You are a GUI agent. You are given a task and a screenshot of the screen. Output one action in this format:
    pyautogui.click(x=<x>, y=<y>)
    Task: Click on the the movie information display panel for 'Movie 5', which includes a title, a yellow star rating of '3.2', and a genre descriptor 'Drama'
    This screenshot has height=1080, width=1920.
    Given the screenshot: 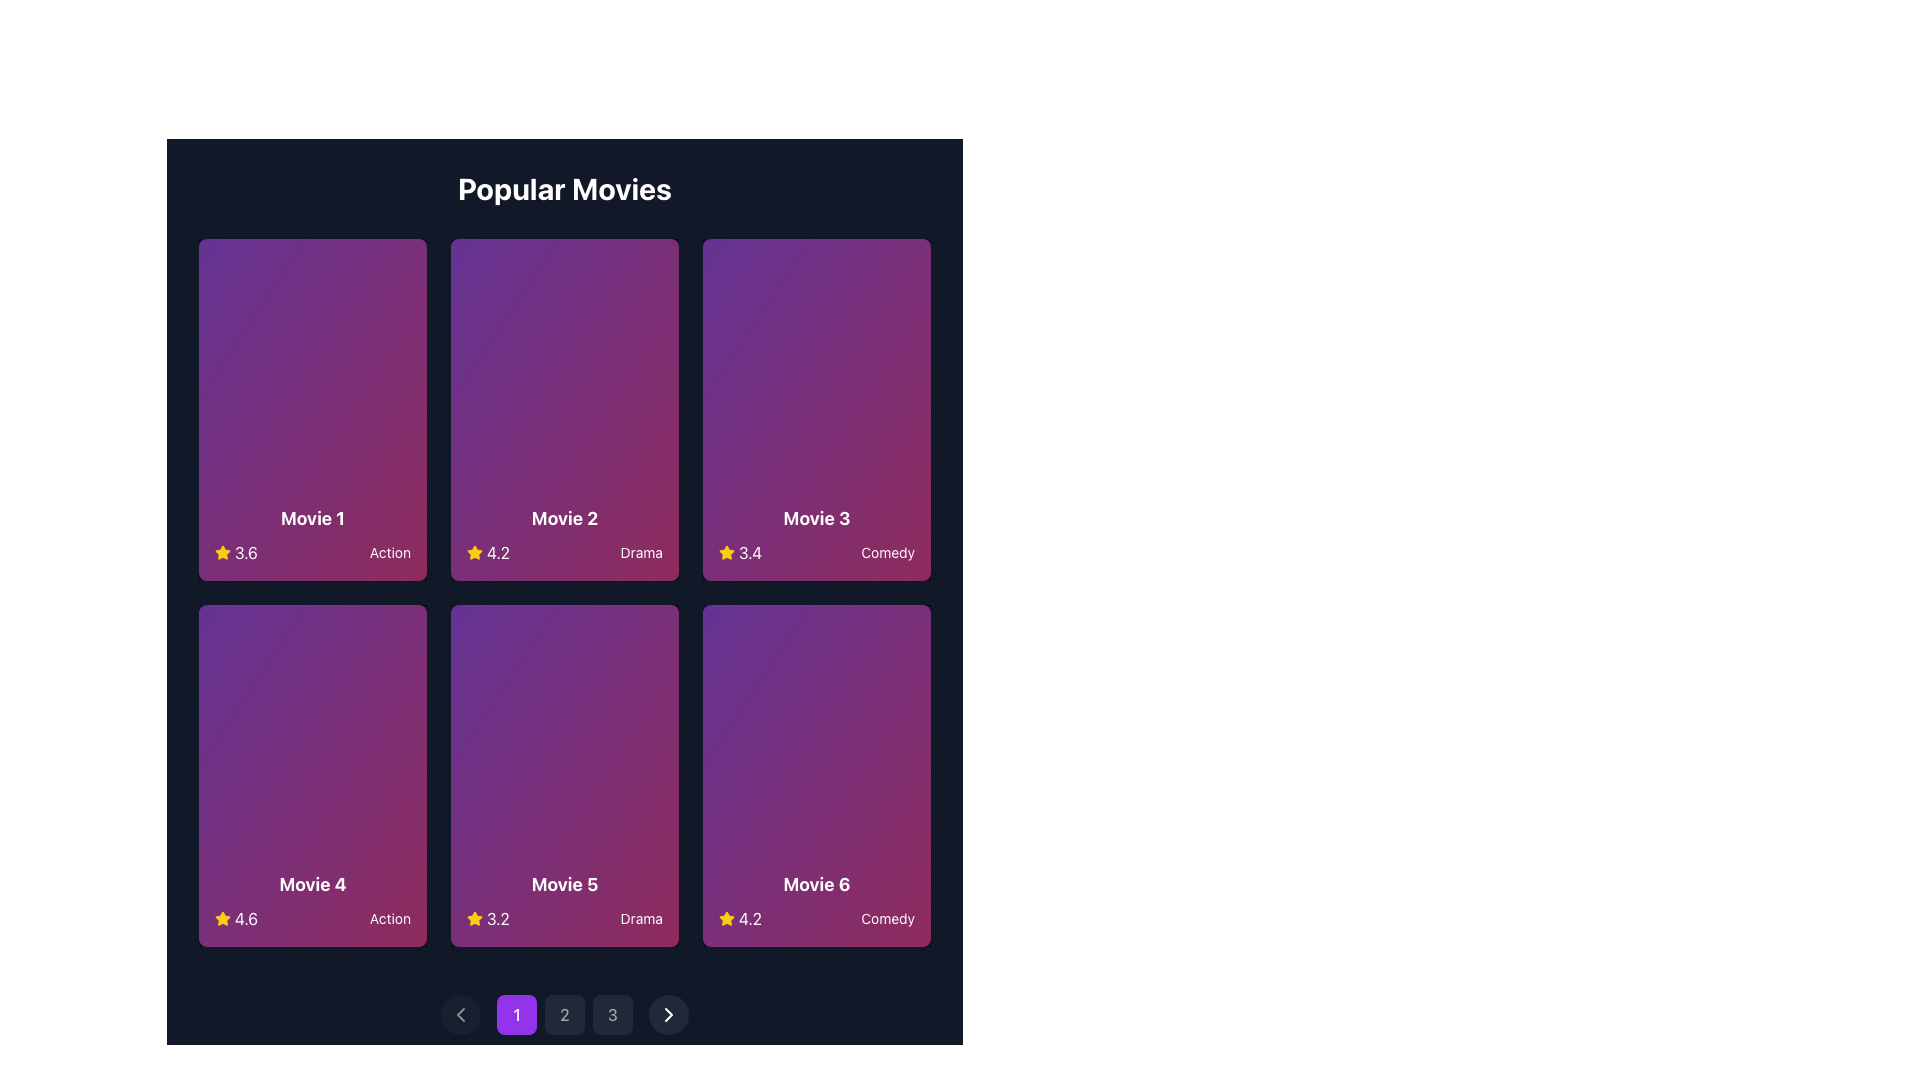 What is the action you would take?
    pyautogui.click(x=564, y=901)
    